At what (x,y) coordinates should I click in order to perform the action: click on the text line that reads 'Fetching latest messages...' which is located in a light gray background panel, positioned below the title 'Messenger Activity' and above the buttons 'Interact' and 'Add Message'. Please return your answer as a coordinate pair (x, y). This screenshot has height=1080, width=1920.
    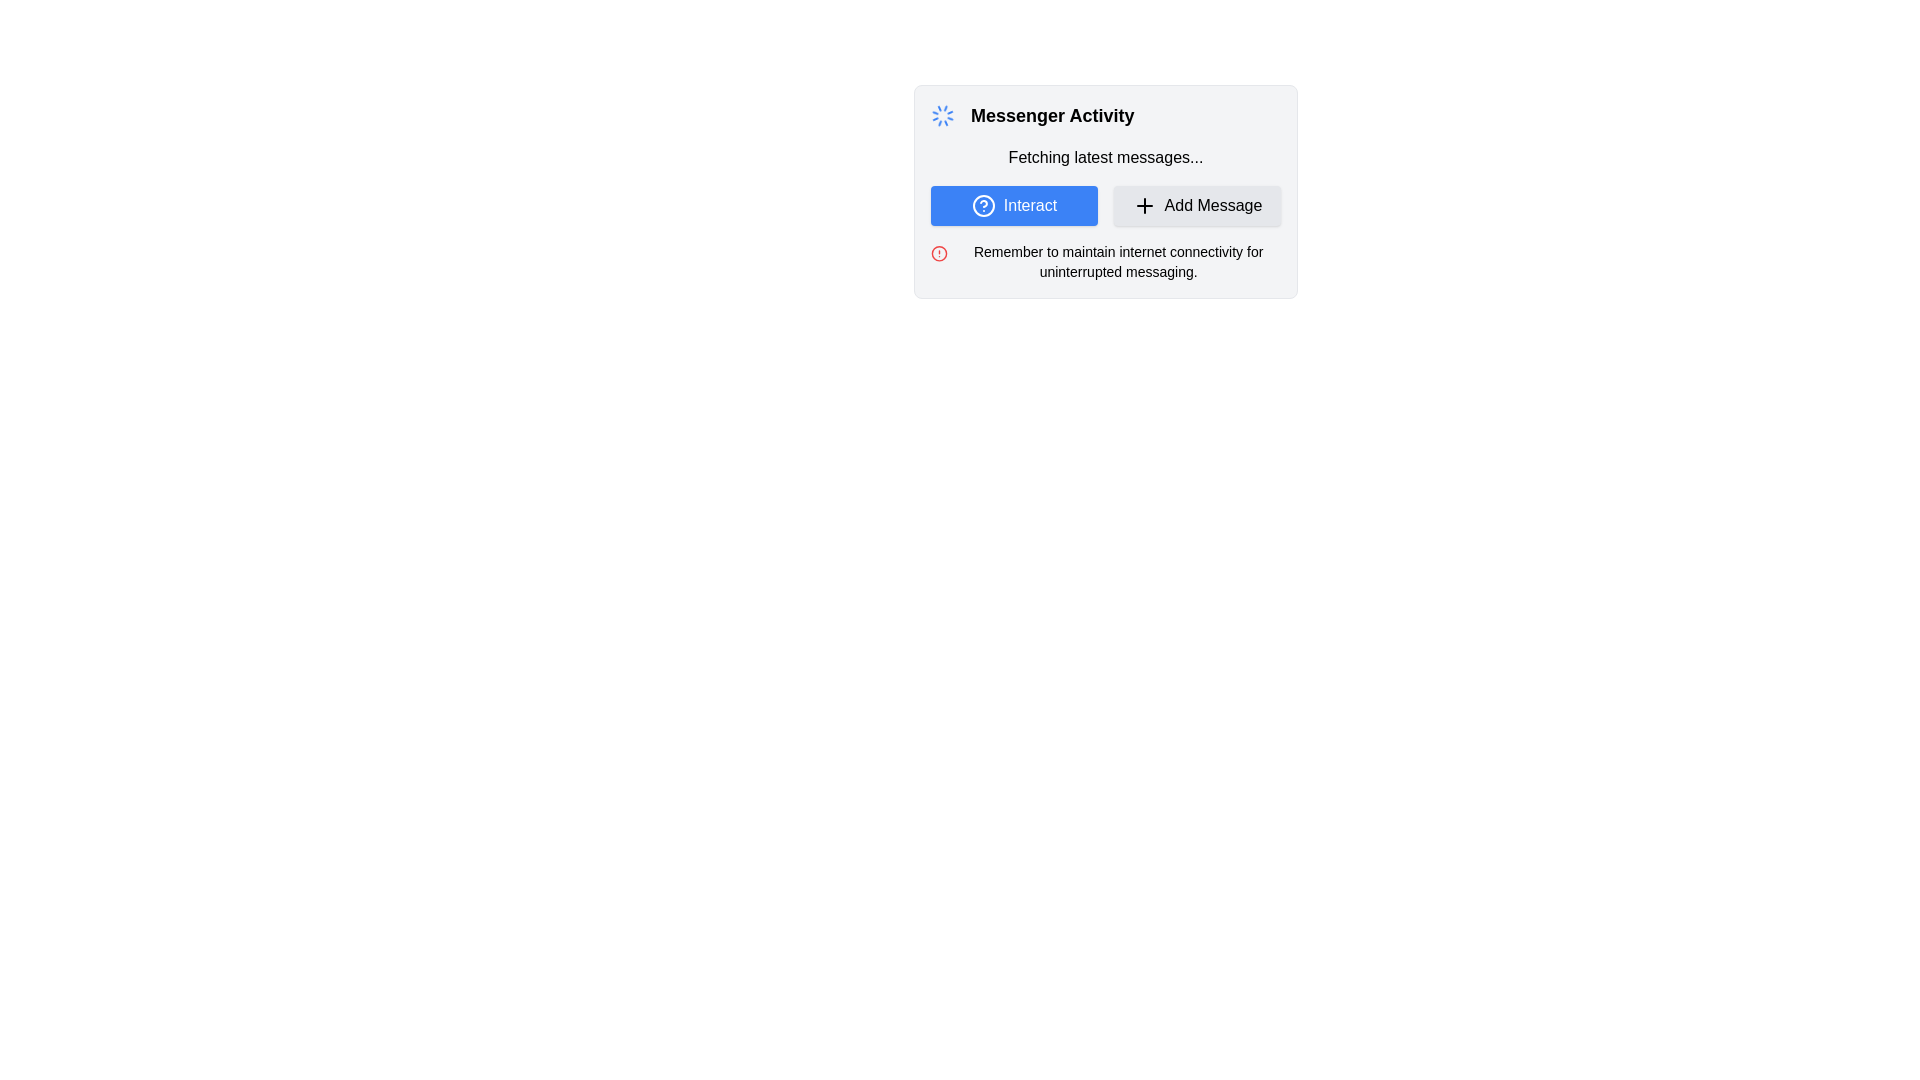
    Looking at the image, I should click on (1104, 157).